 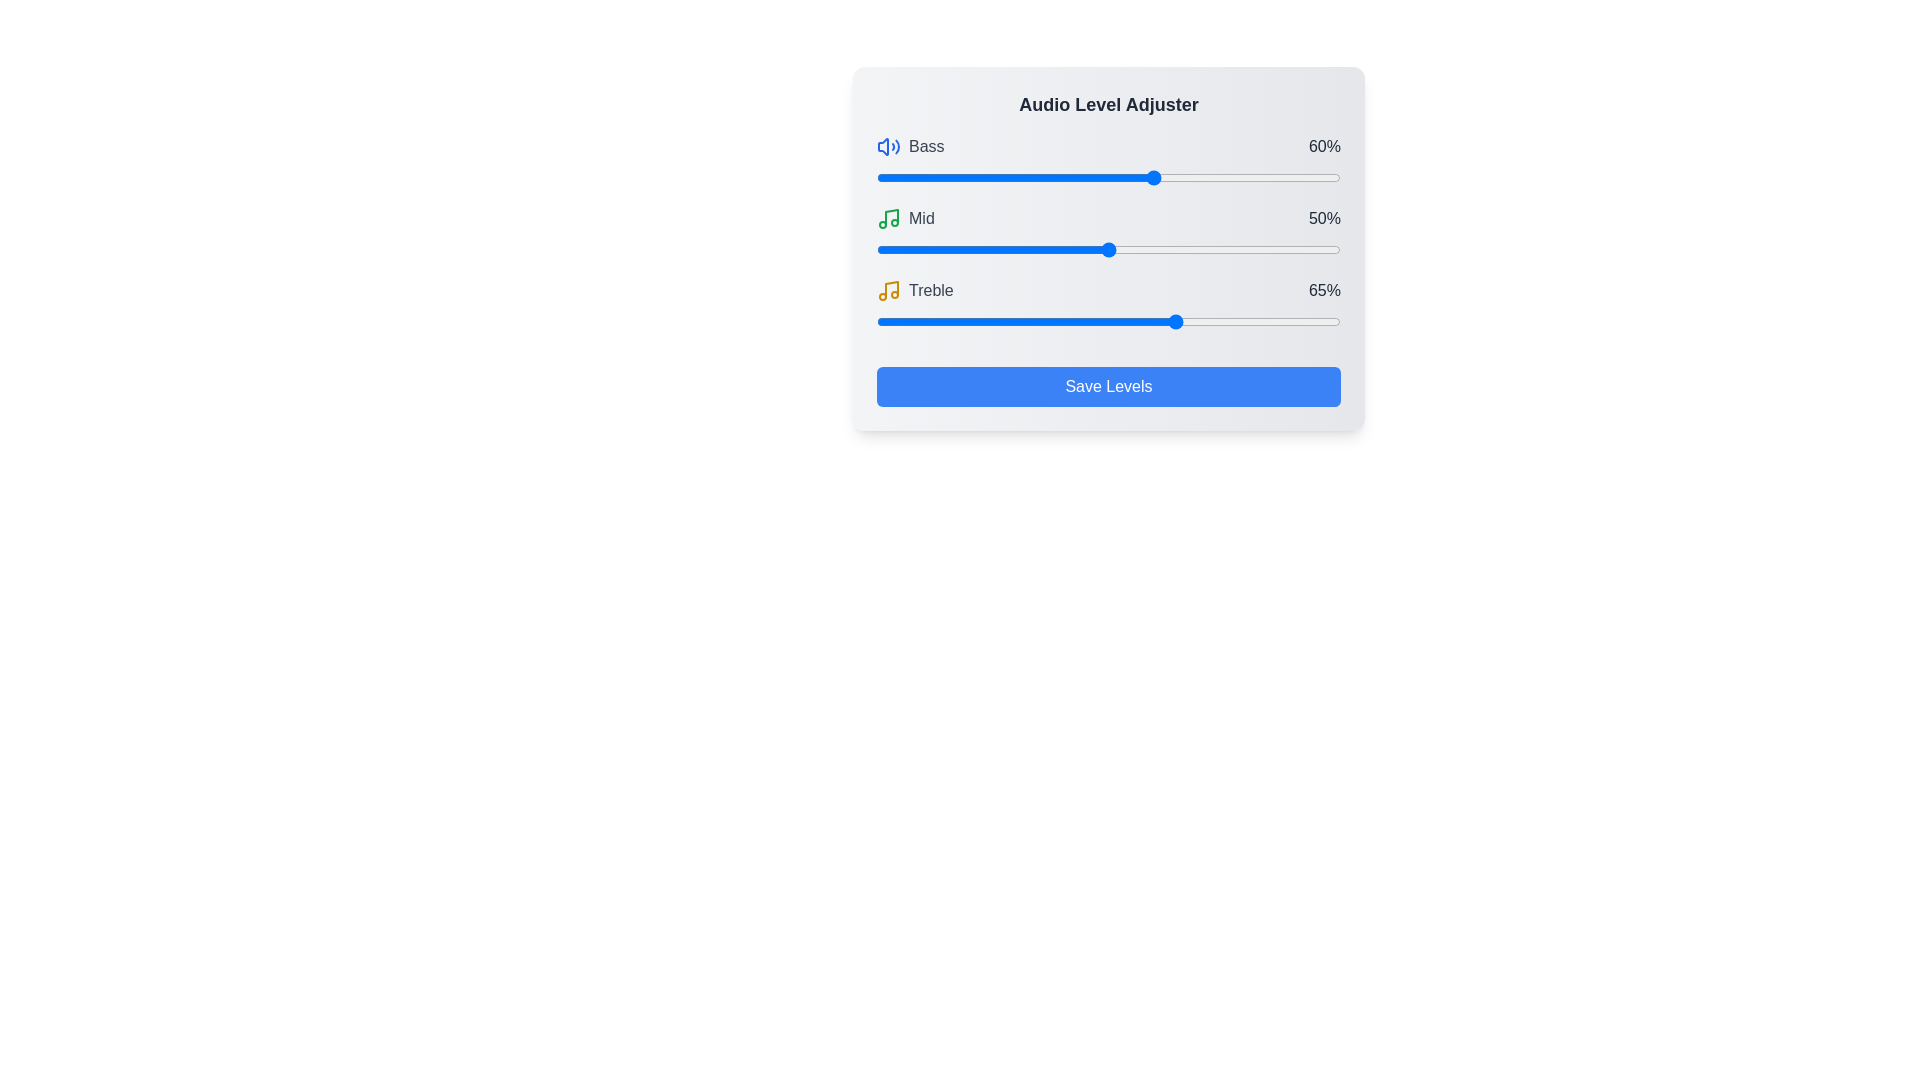 What do you see at coordinates (909, 145) in the screenshot?
I see `the 'Bass' Text Label, which identifies the audio control section for bass adjustments, located to the left of the percentage label '60%' and immediately after the blue speaker icon` at bounding box center [909, 145].